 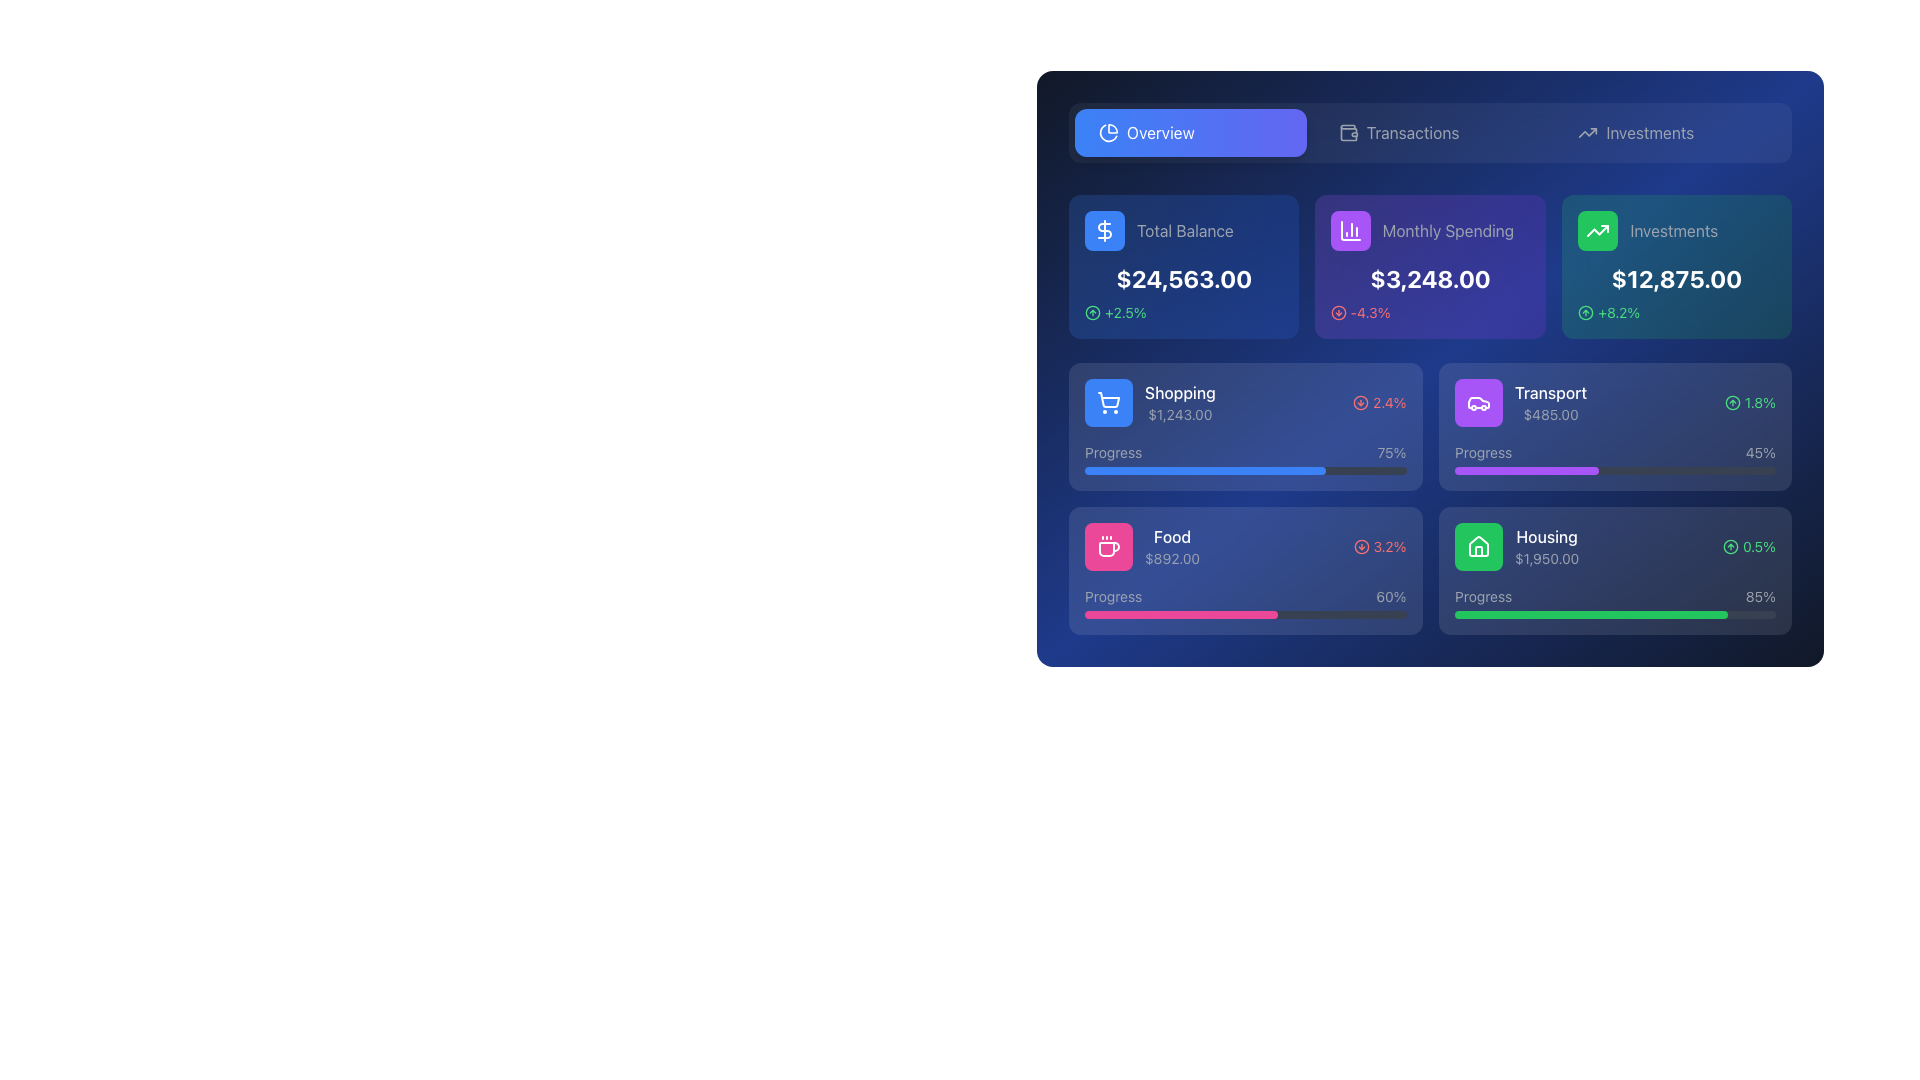 What do you see at coordinates (1112, 452) in the screenshot?
I see `the 'Progress' label located in the lower-left section of the 'Shopping' category box, which is directly above the horizontal progress bar` at bounding box center [1112, 452].